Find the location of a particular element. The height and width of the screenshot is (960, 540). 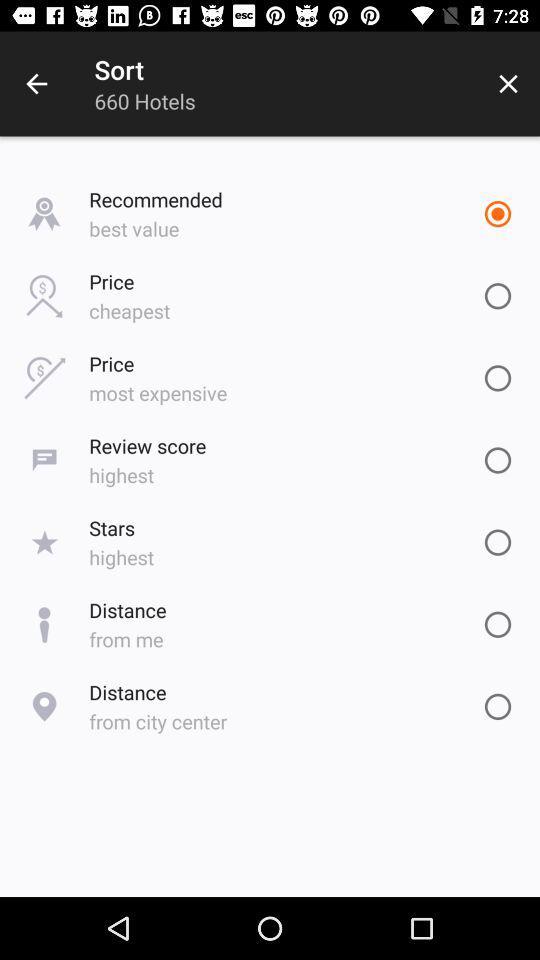

the icon next to 660 hotels is located at coordinates (508, 84).